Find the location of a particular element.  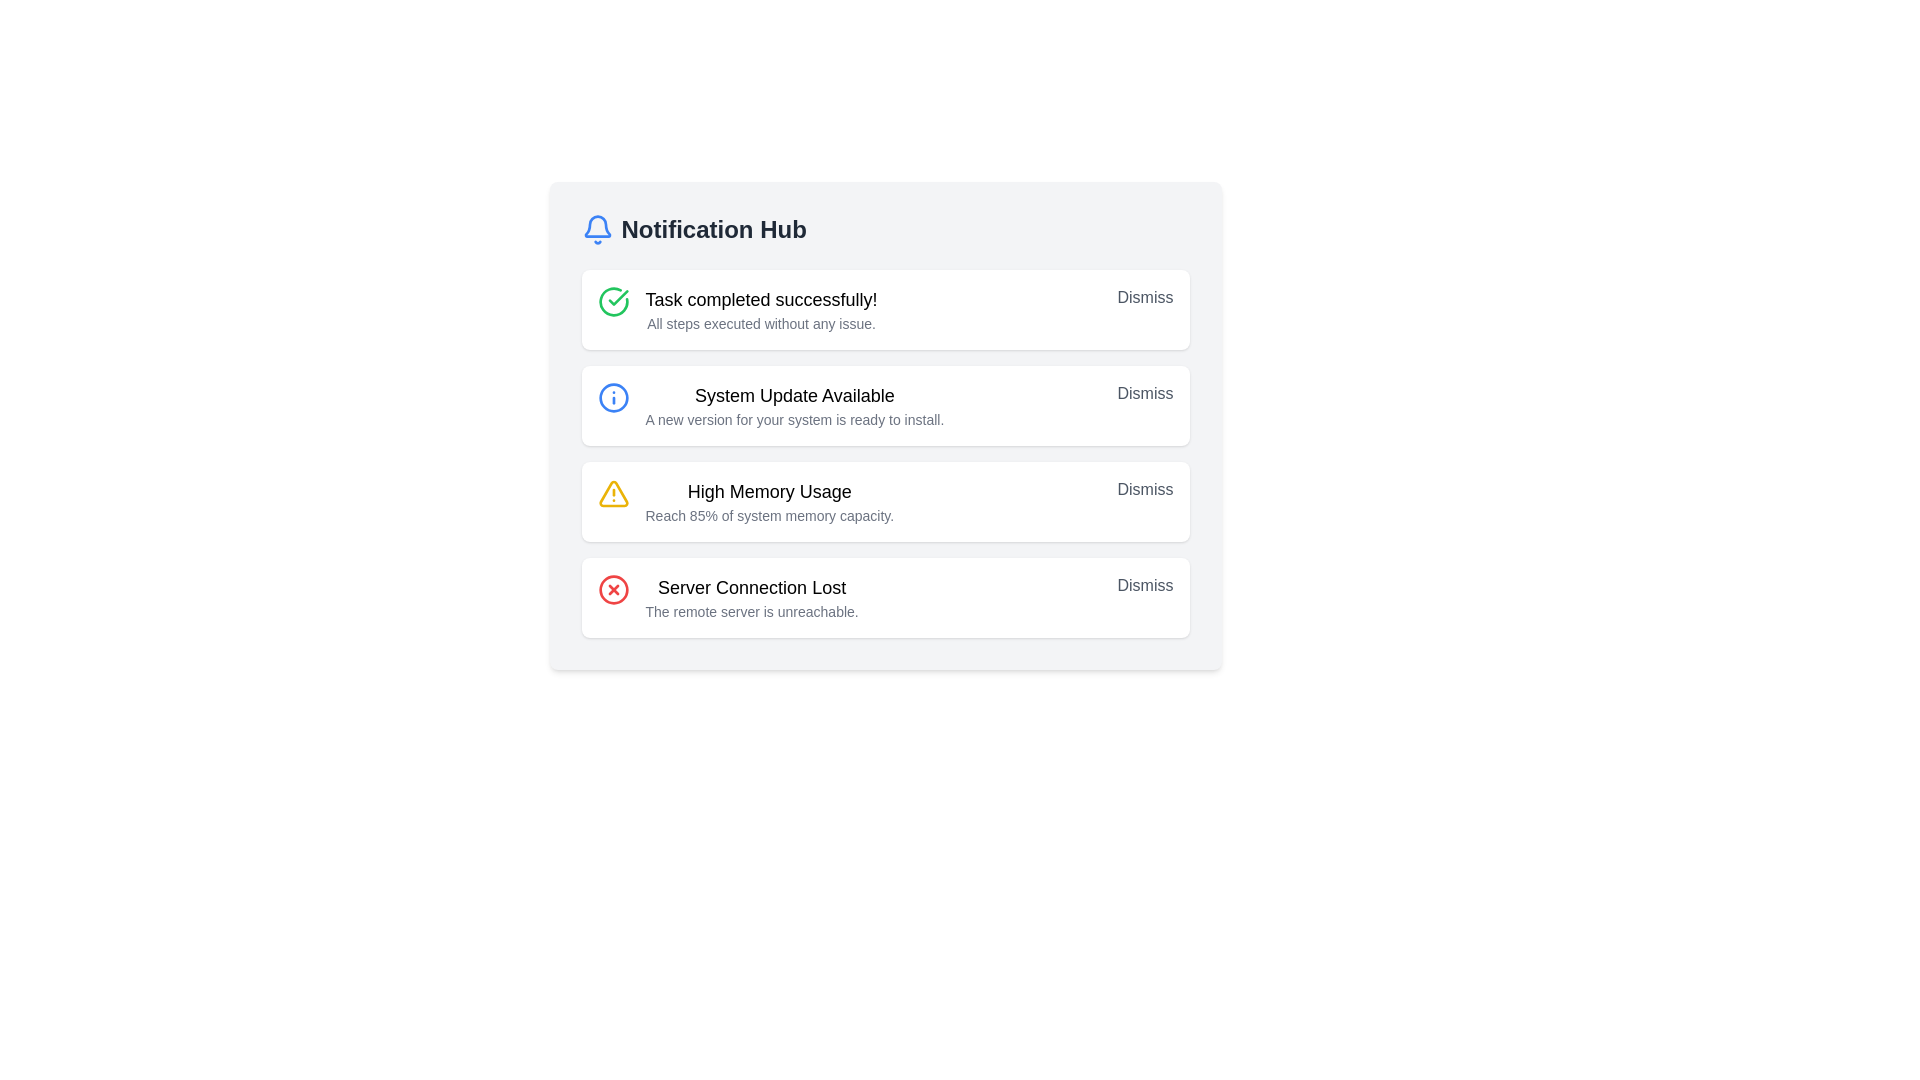

the title text of the notification message indicating that the server connection is lost, located at the bottom of the 'Notification Hub' list is located at coordinates (751, 586).